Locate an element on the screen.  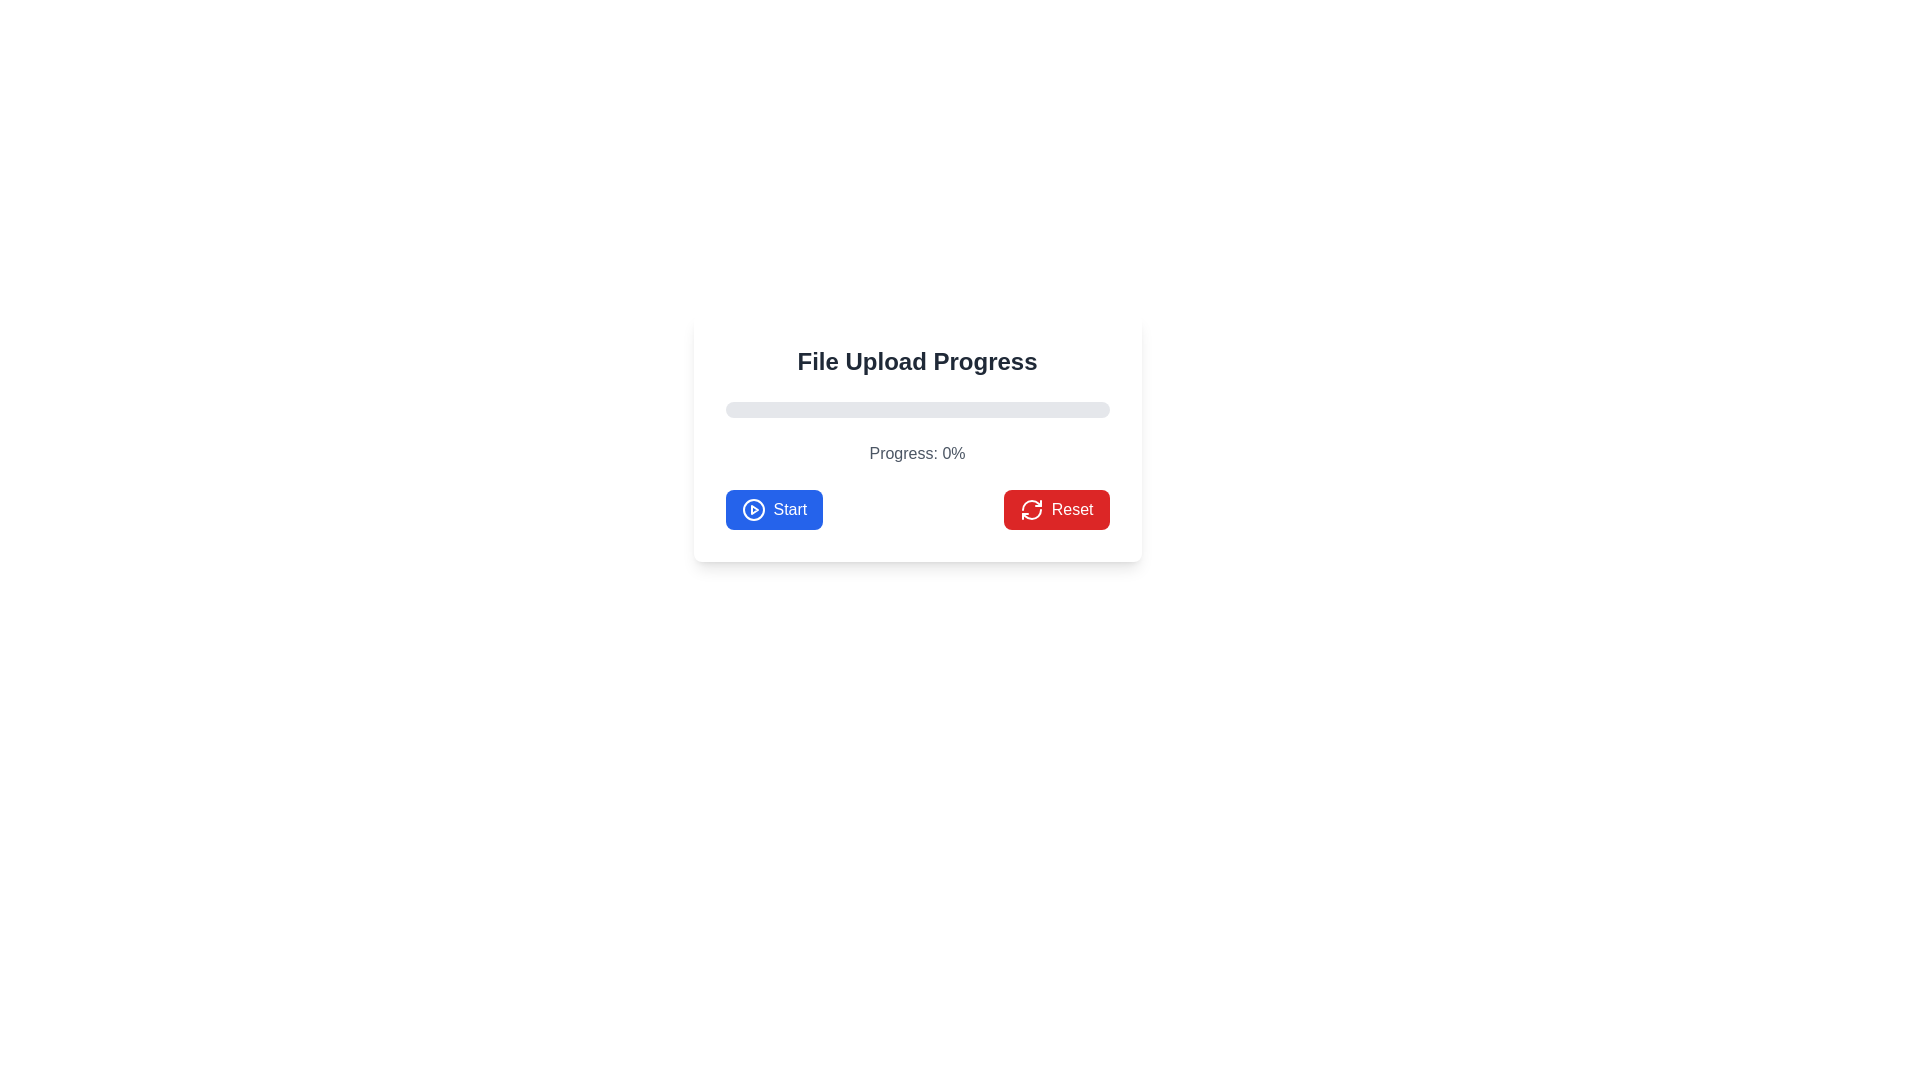
the progress bar located centrally below the 'File Upload Progress' header and above the 'Progress: 0%' text is located at coordinates (916, 408).